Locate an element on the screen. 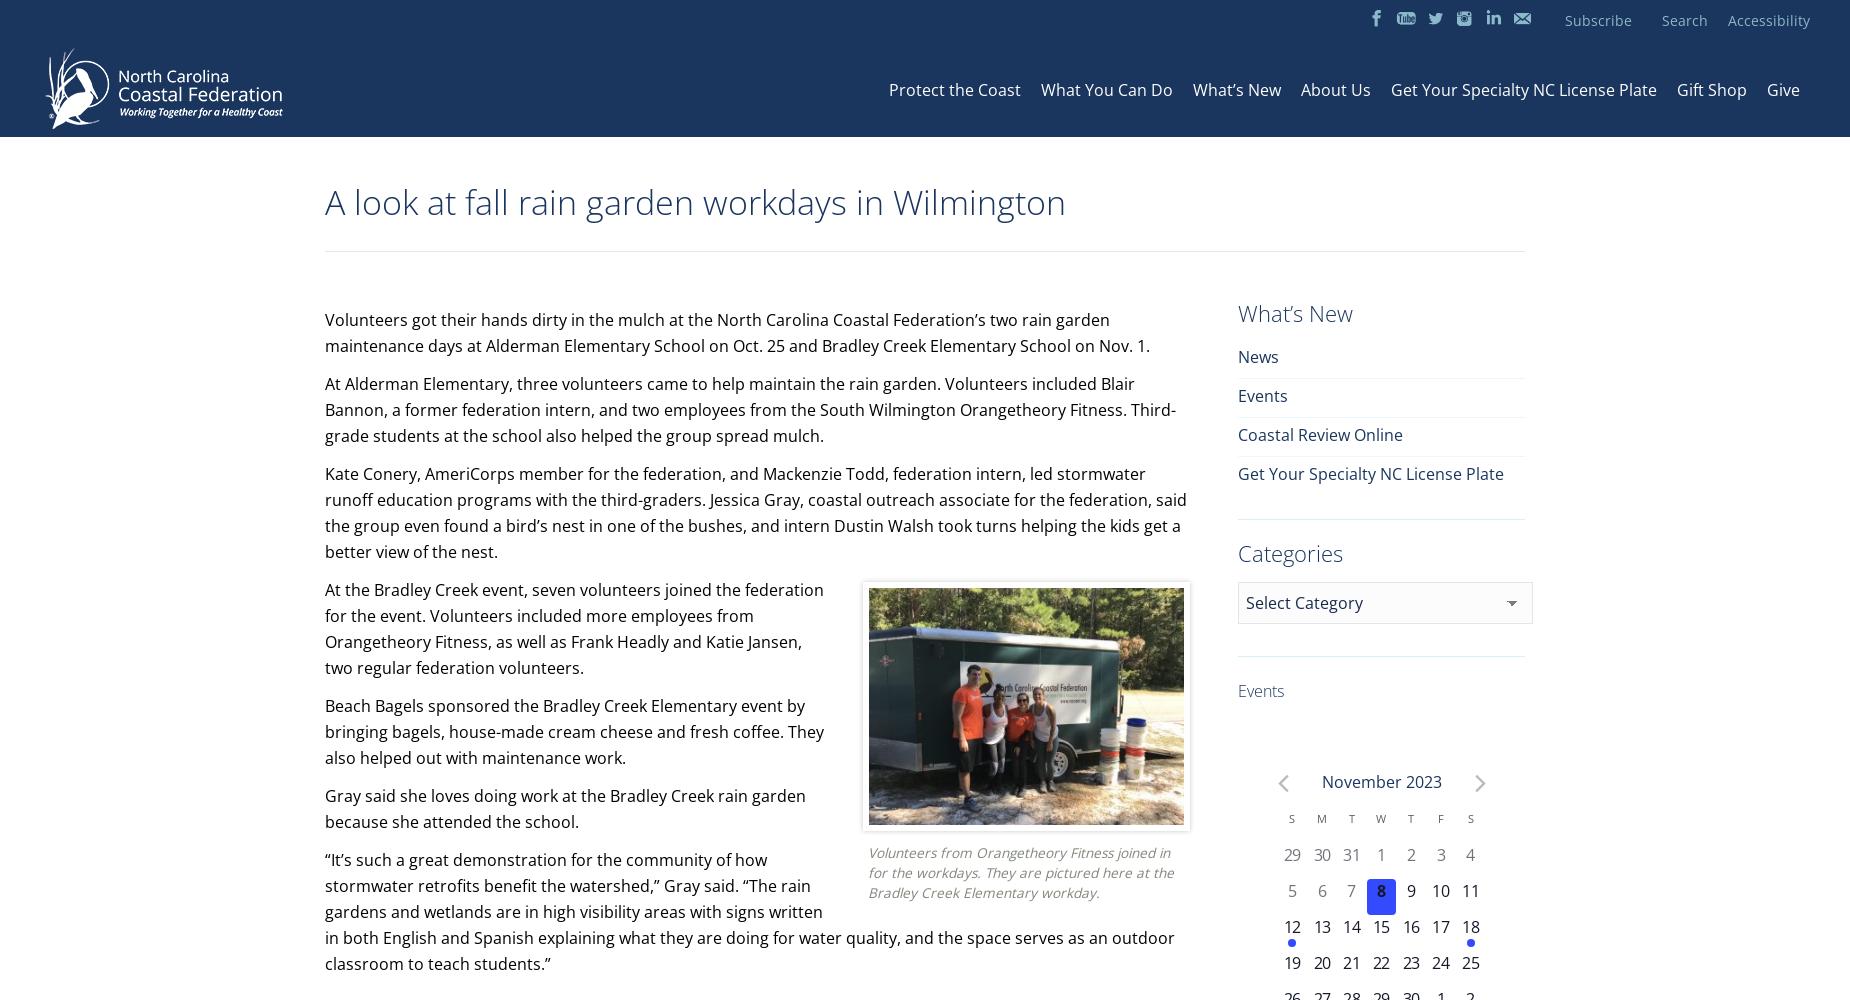 This screenshot has height=1000, width=1850. 'Southeast Coastal Ambassadors' is located at coordinates (1049, 194).